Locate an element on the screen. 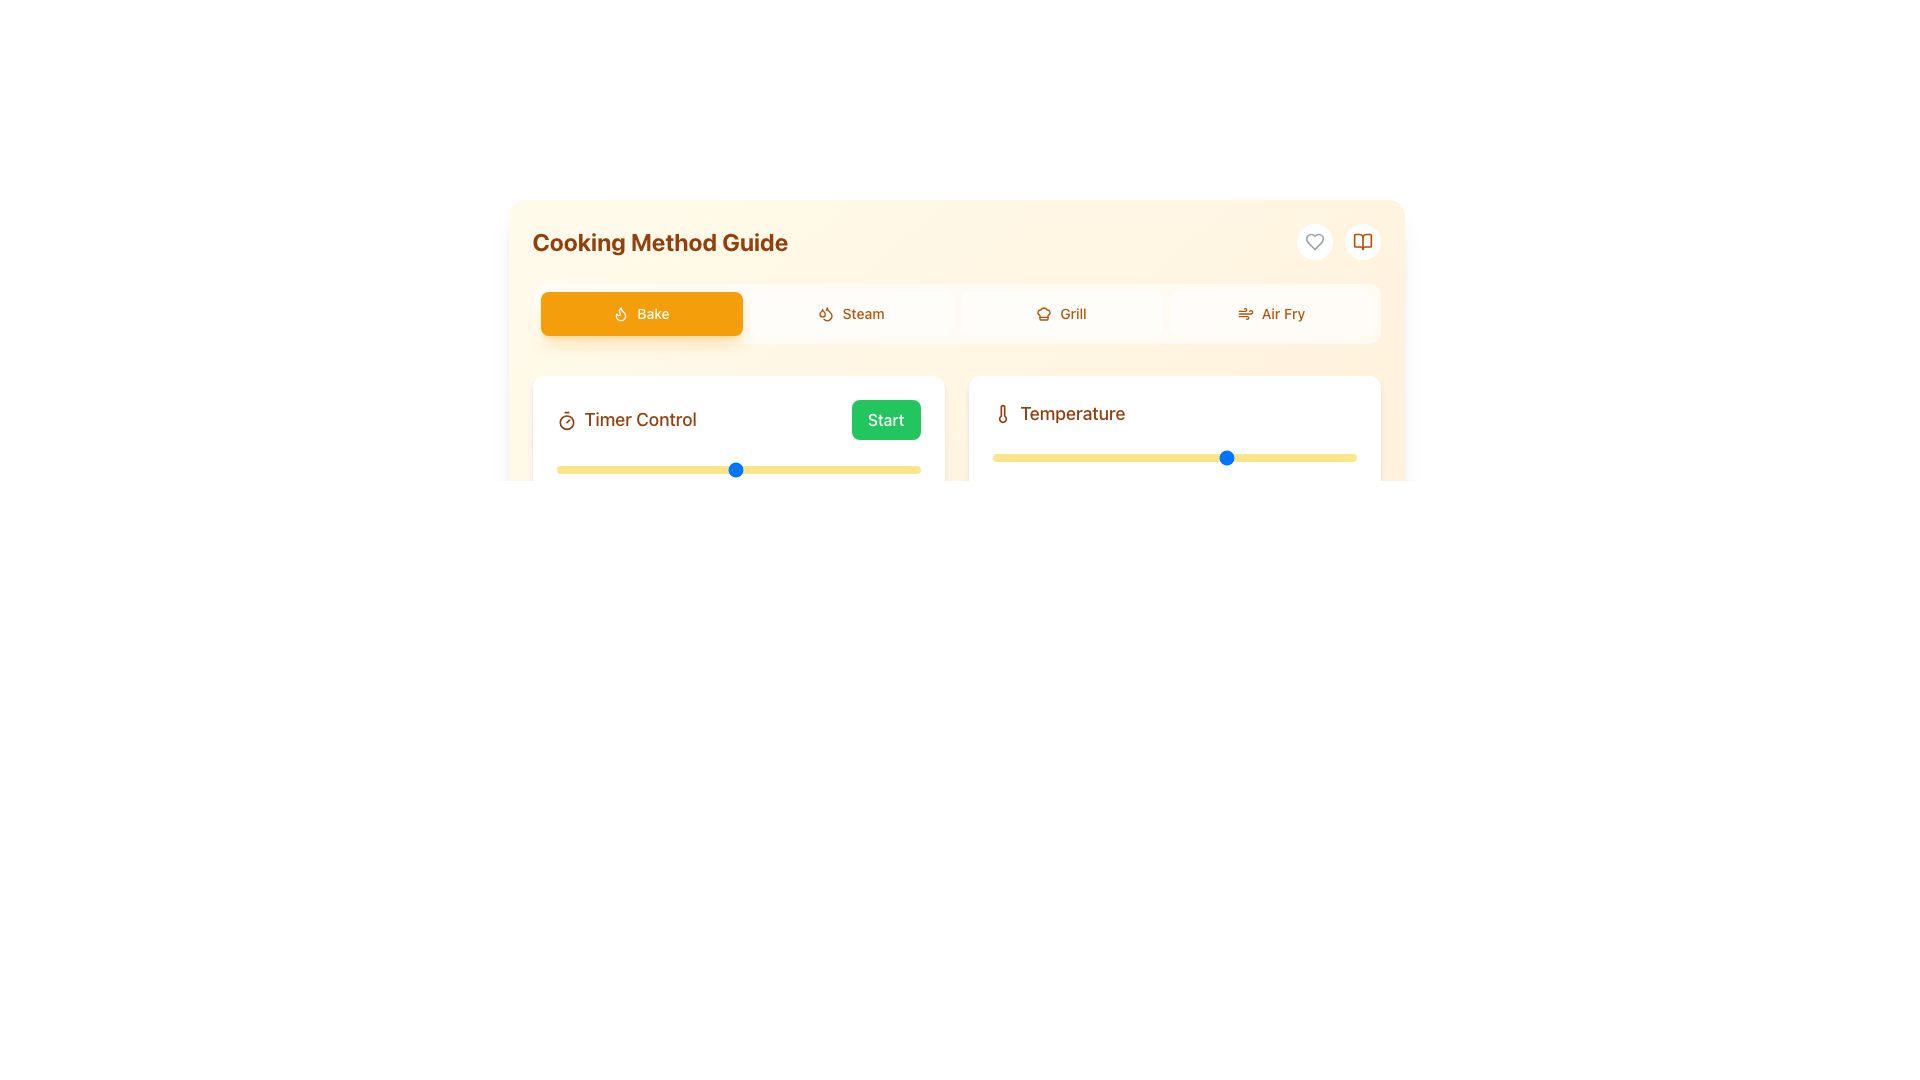 The width and height of the screenshot is (1920, 1080). the temperature slider is located at coordinates (1111, 458).